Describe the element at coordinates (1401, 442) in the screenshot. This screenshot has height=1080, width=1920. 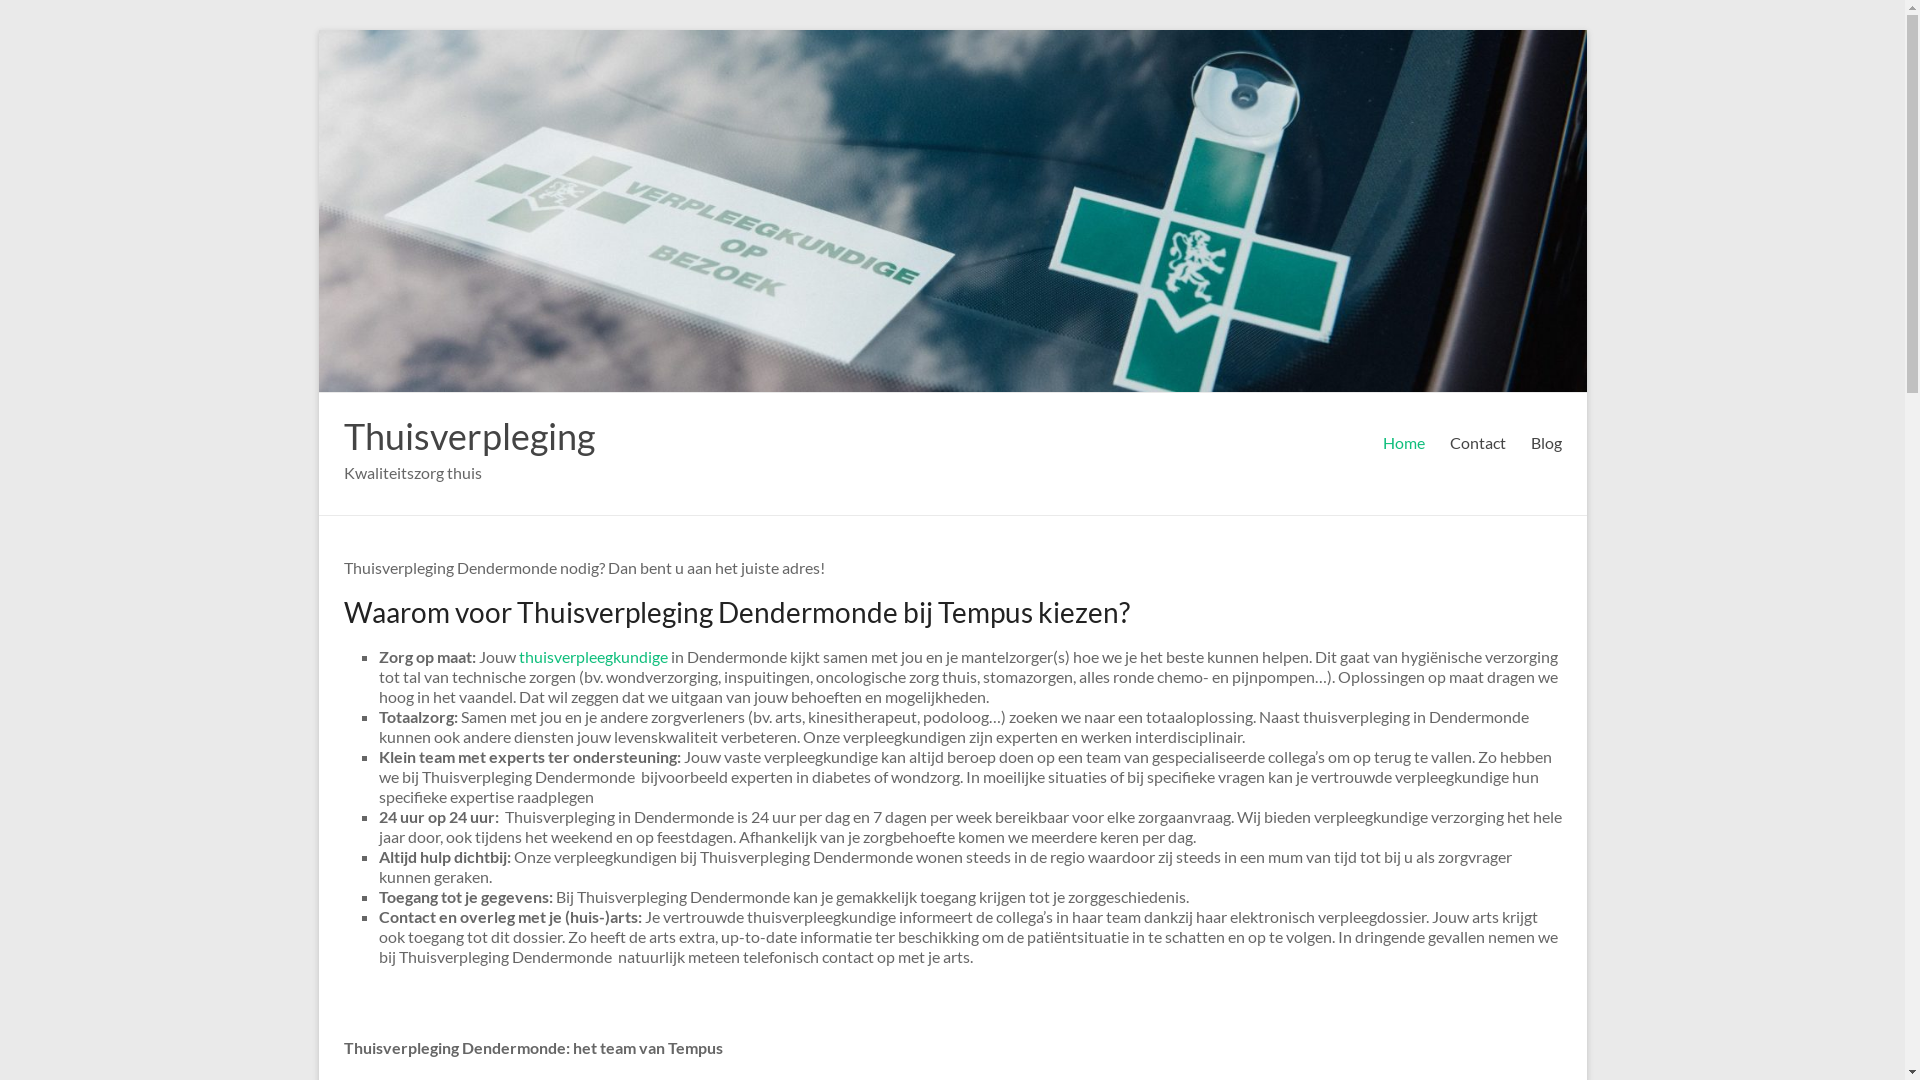
I see `'Home'` at that location.